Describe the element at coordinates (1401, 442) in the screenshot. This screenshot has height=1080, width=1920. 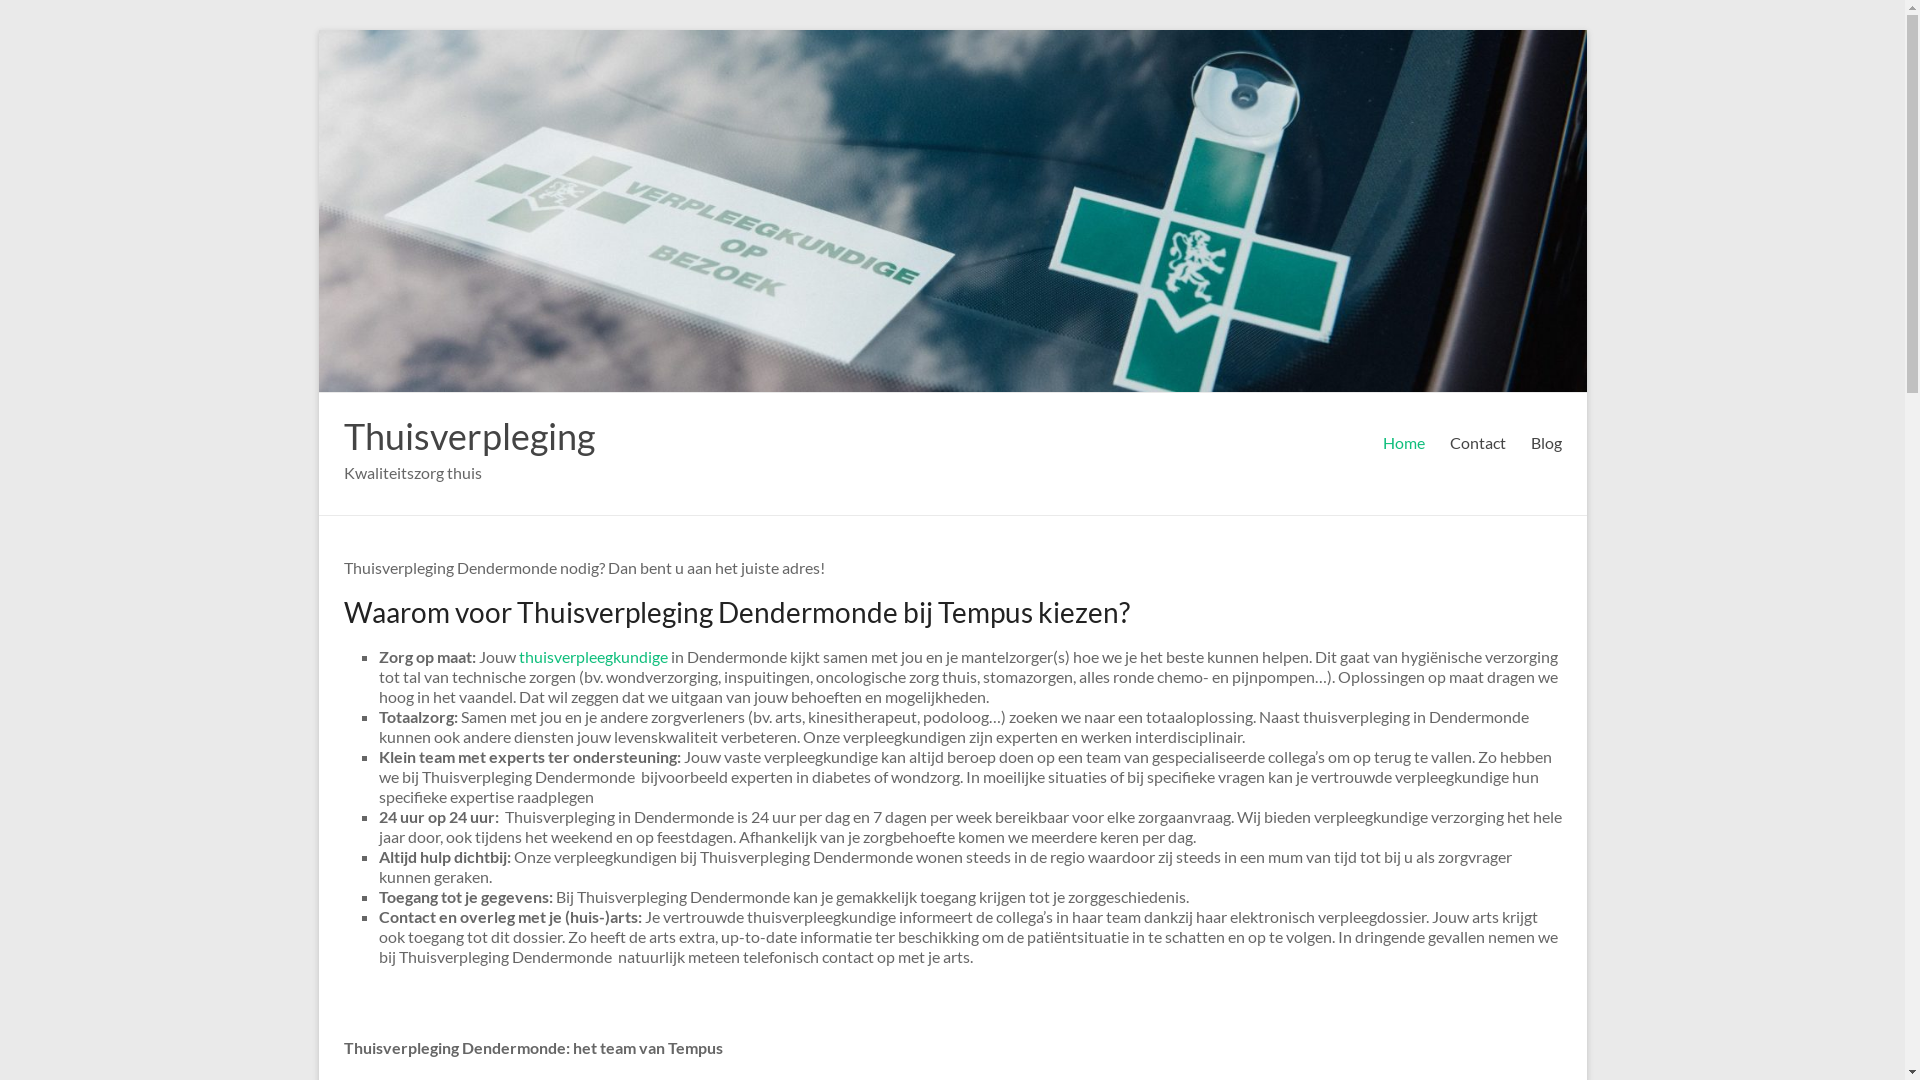
I see `'Home'` at that location.